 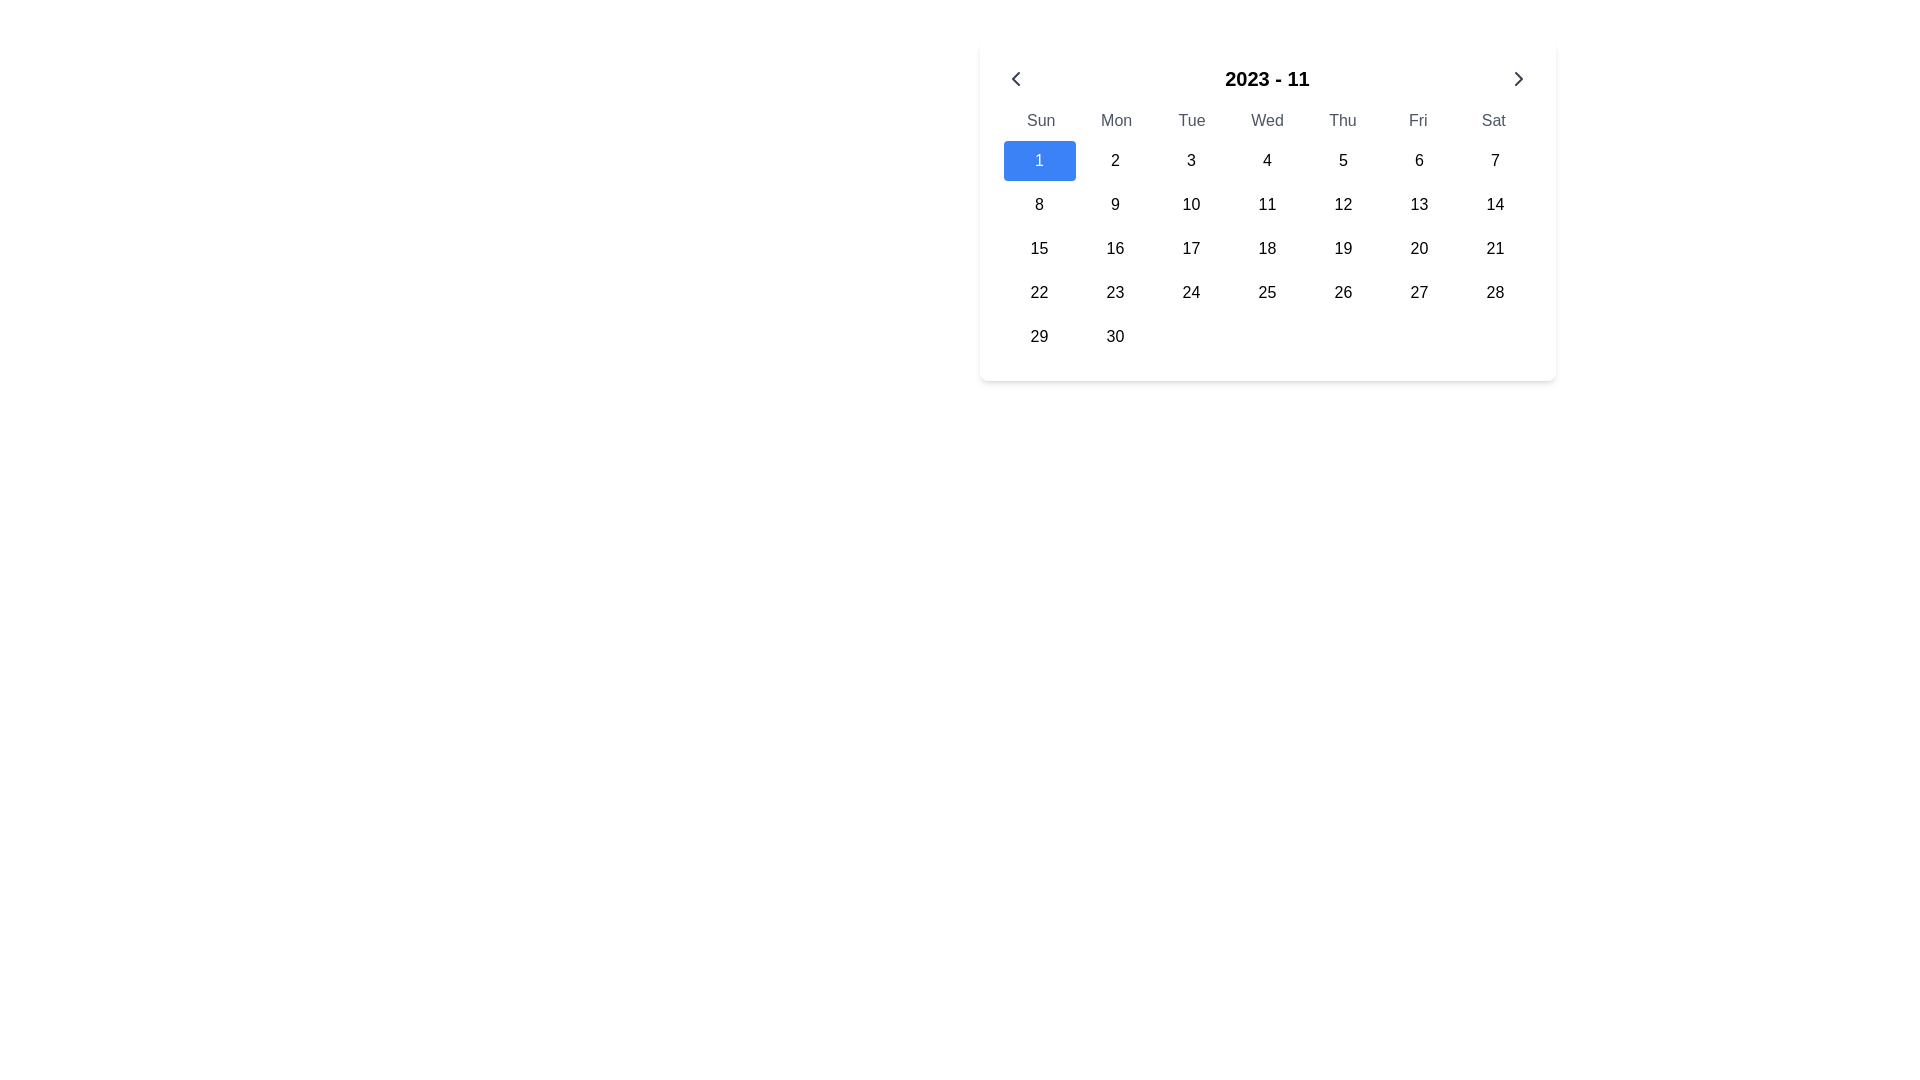 What do you see at coordinates (1191, 248) in the screenshot?
I see `the button representing the 17th day of the month in the calendar interface` at bounding box center [1191, 248].